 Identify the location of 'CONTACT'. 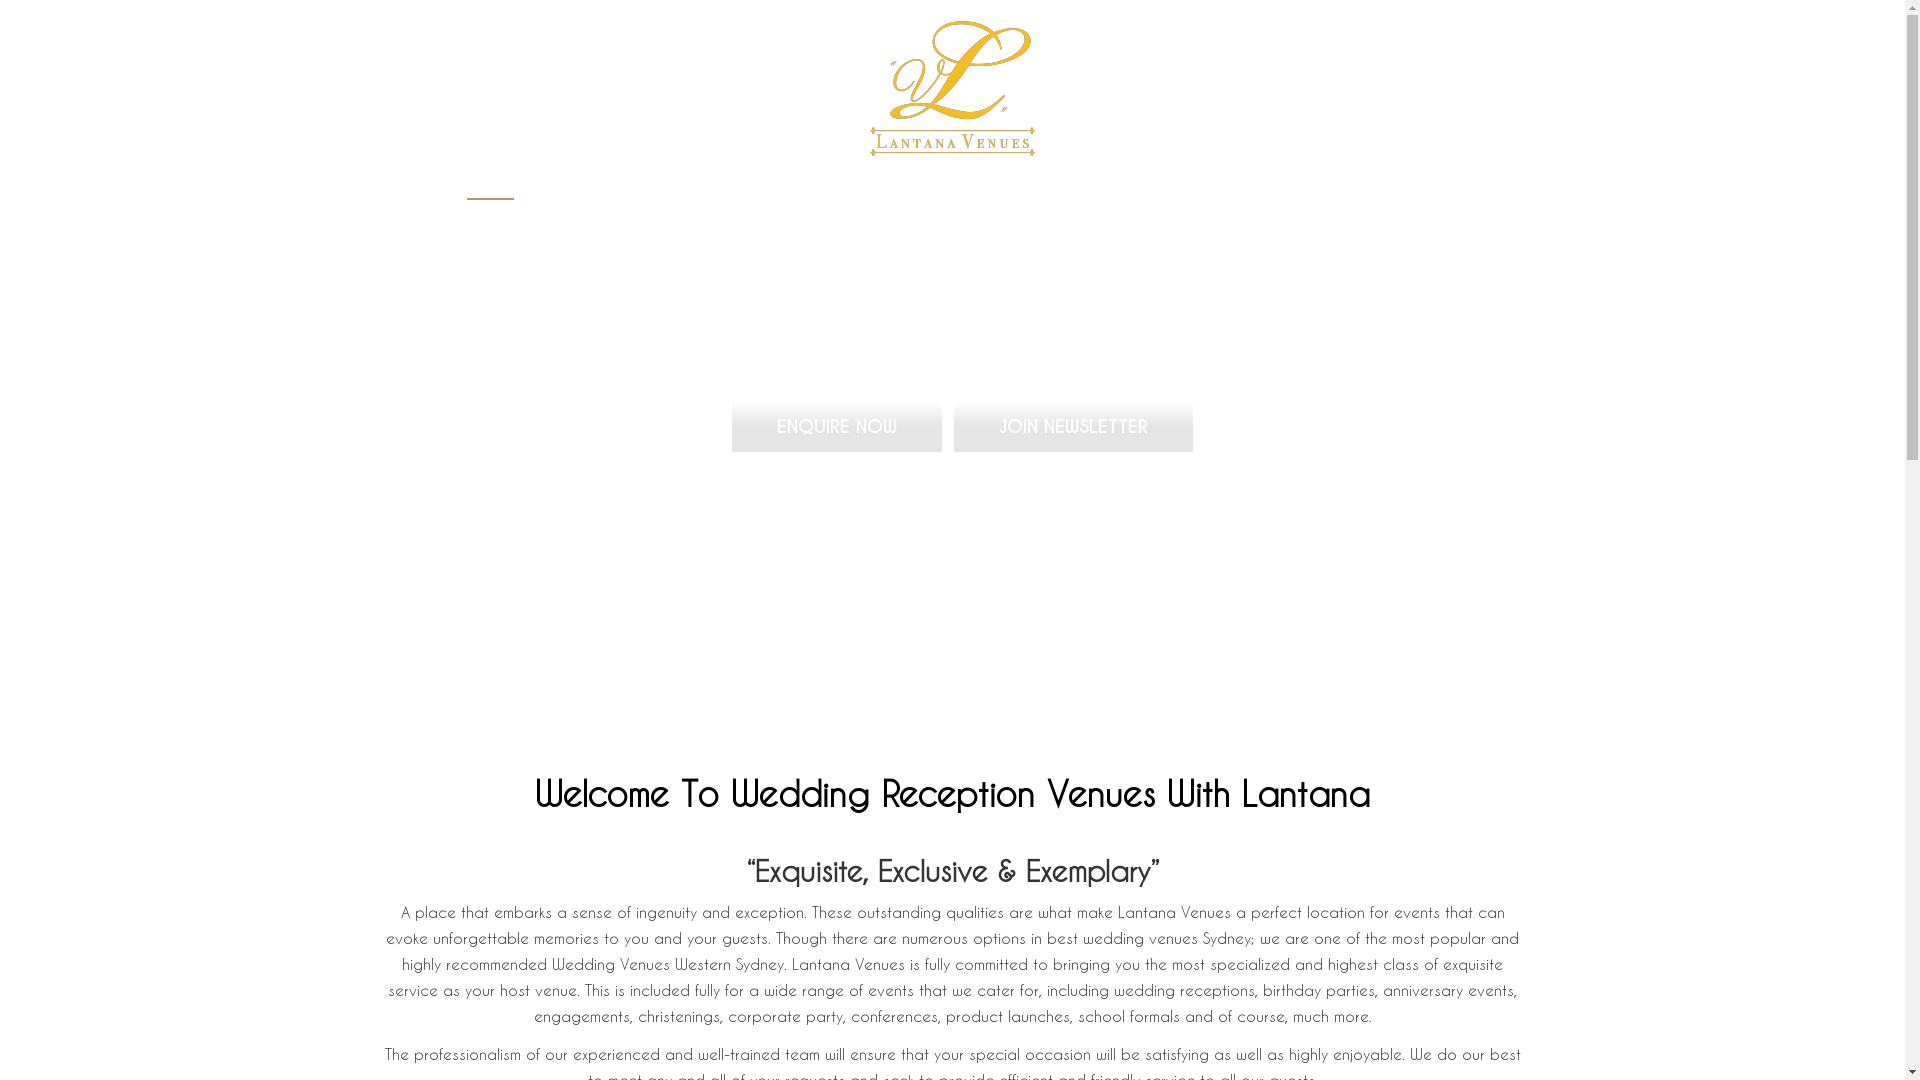
(1382, 188).